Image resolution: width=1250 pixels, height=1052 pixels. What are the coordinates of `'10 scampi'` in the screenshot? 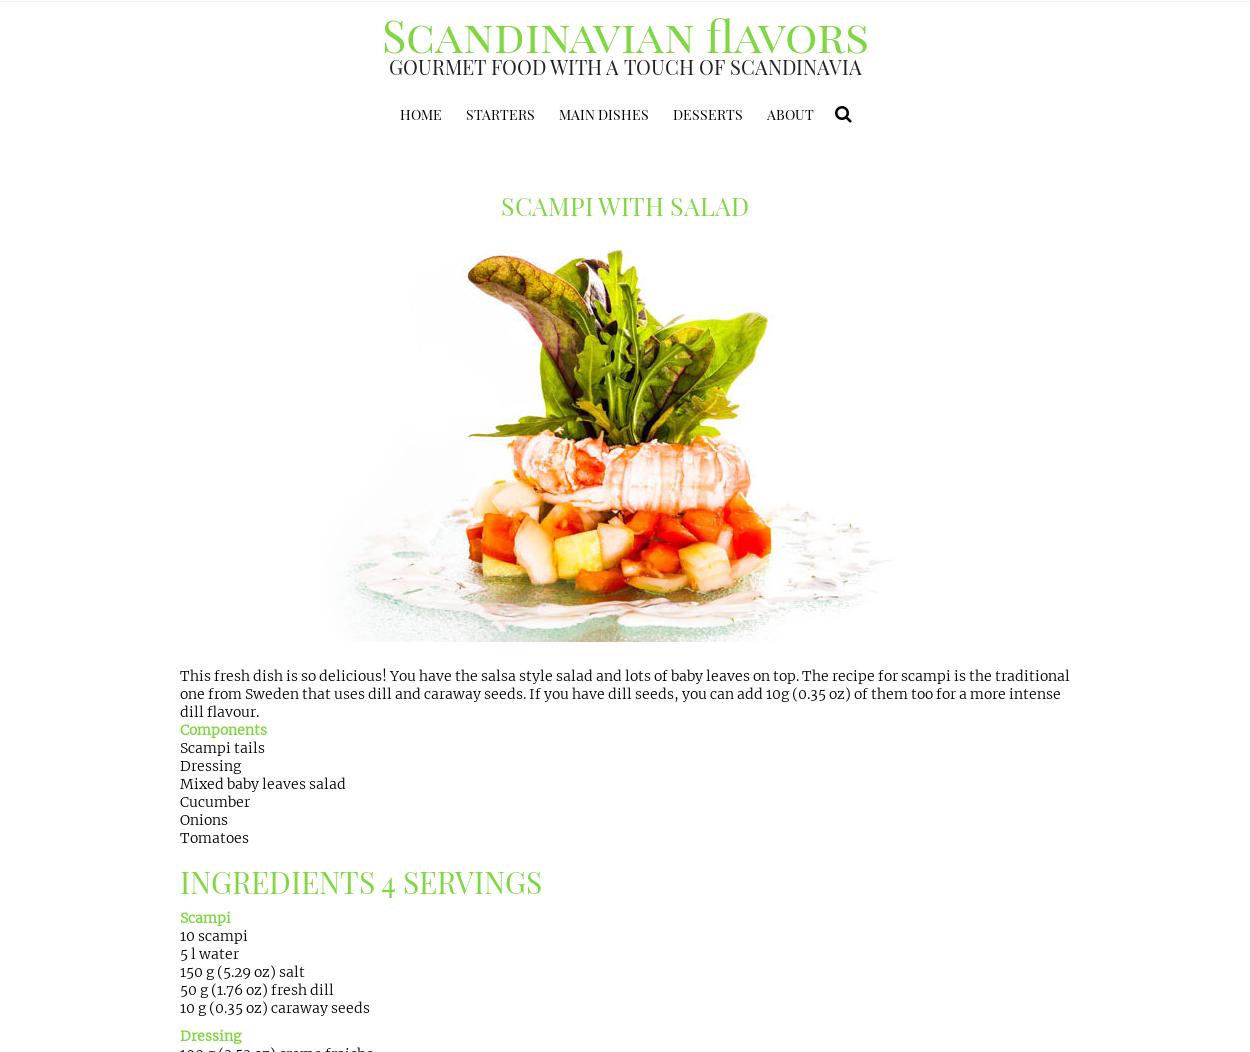 It's located at (180, 934).